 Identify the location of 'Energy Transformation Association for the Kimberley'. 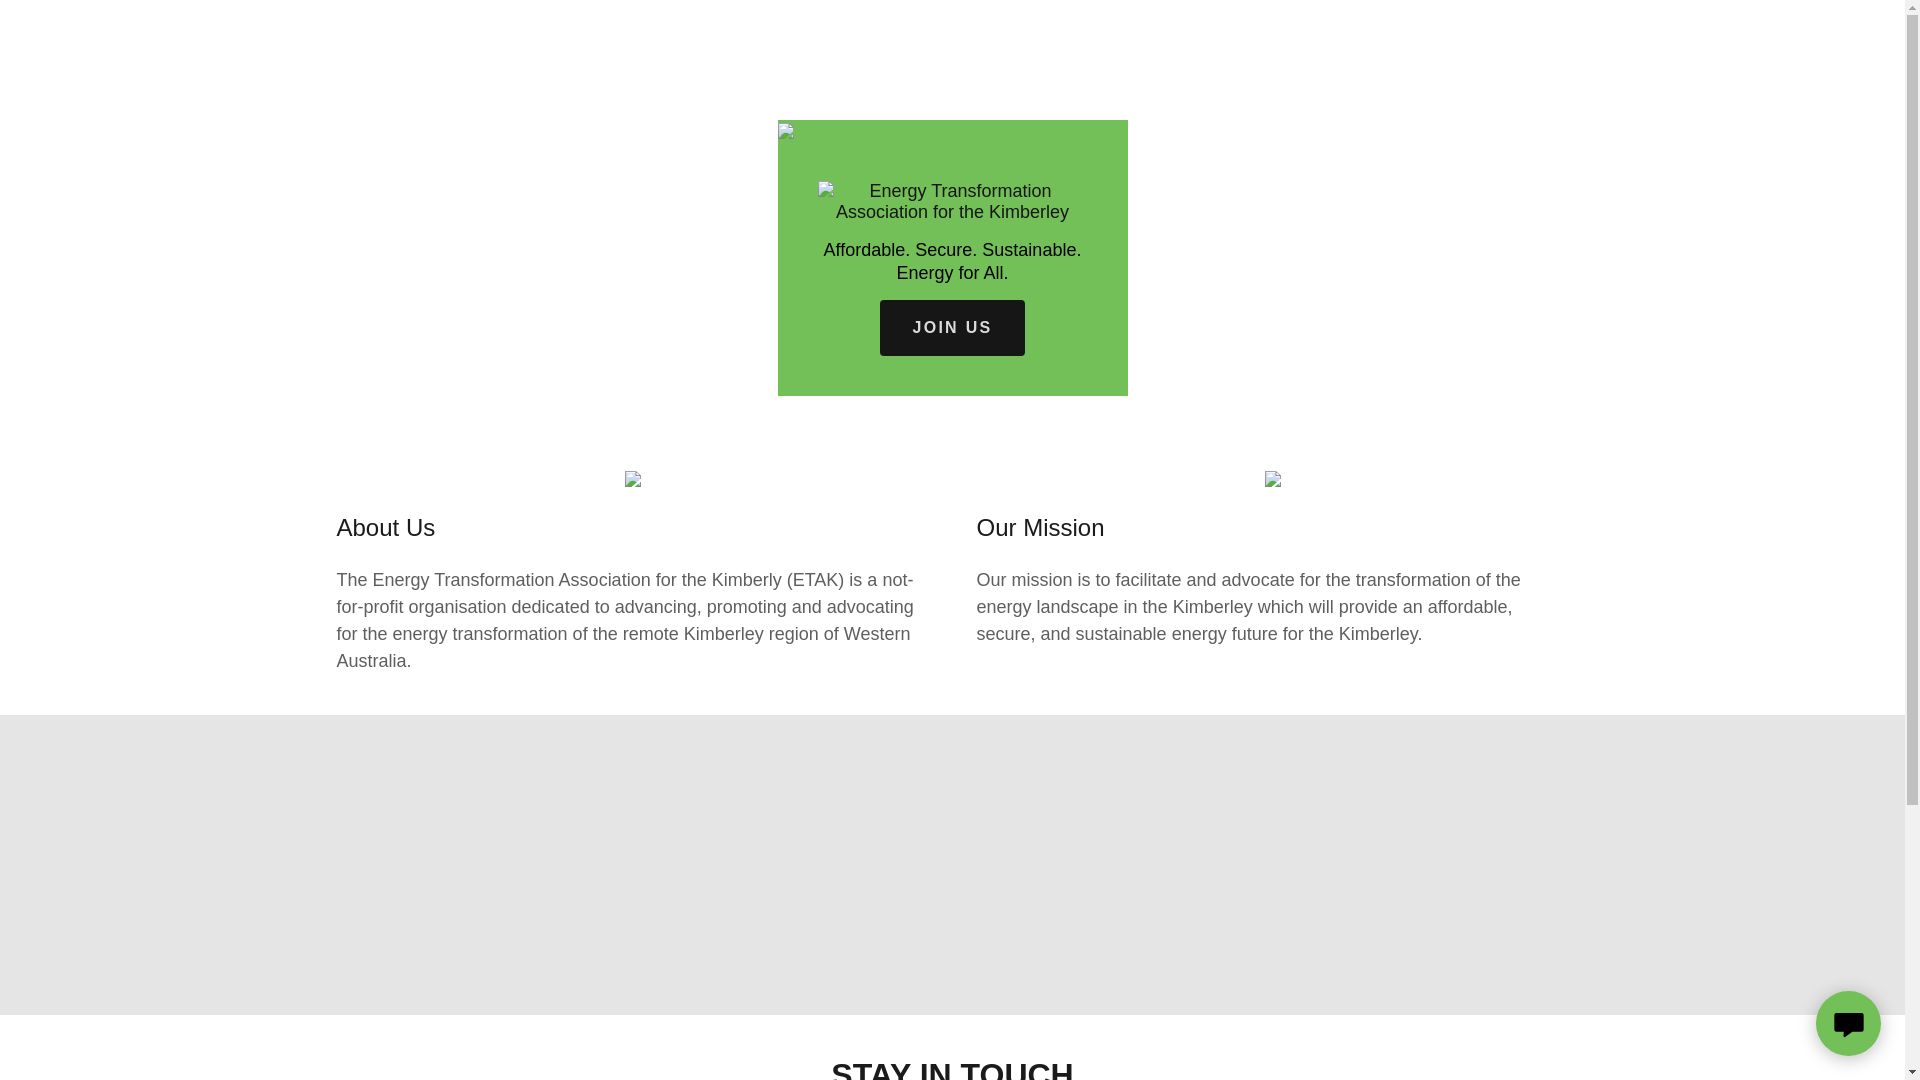
(952, 200).